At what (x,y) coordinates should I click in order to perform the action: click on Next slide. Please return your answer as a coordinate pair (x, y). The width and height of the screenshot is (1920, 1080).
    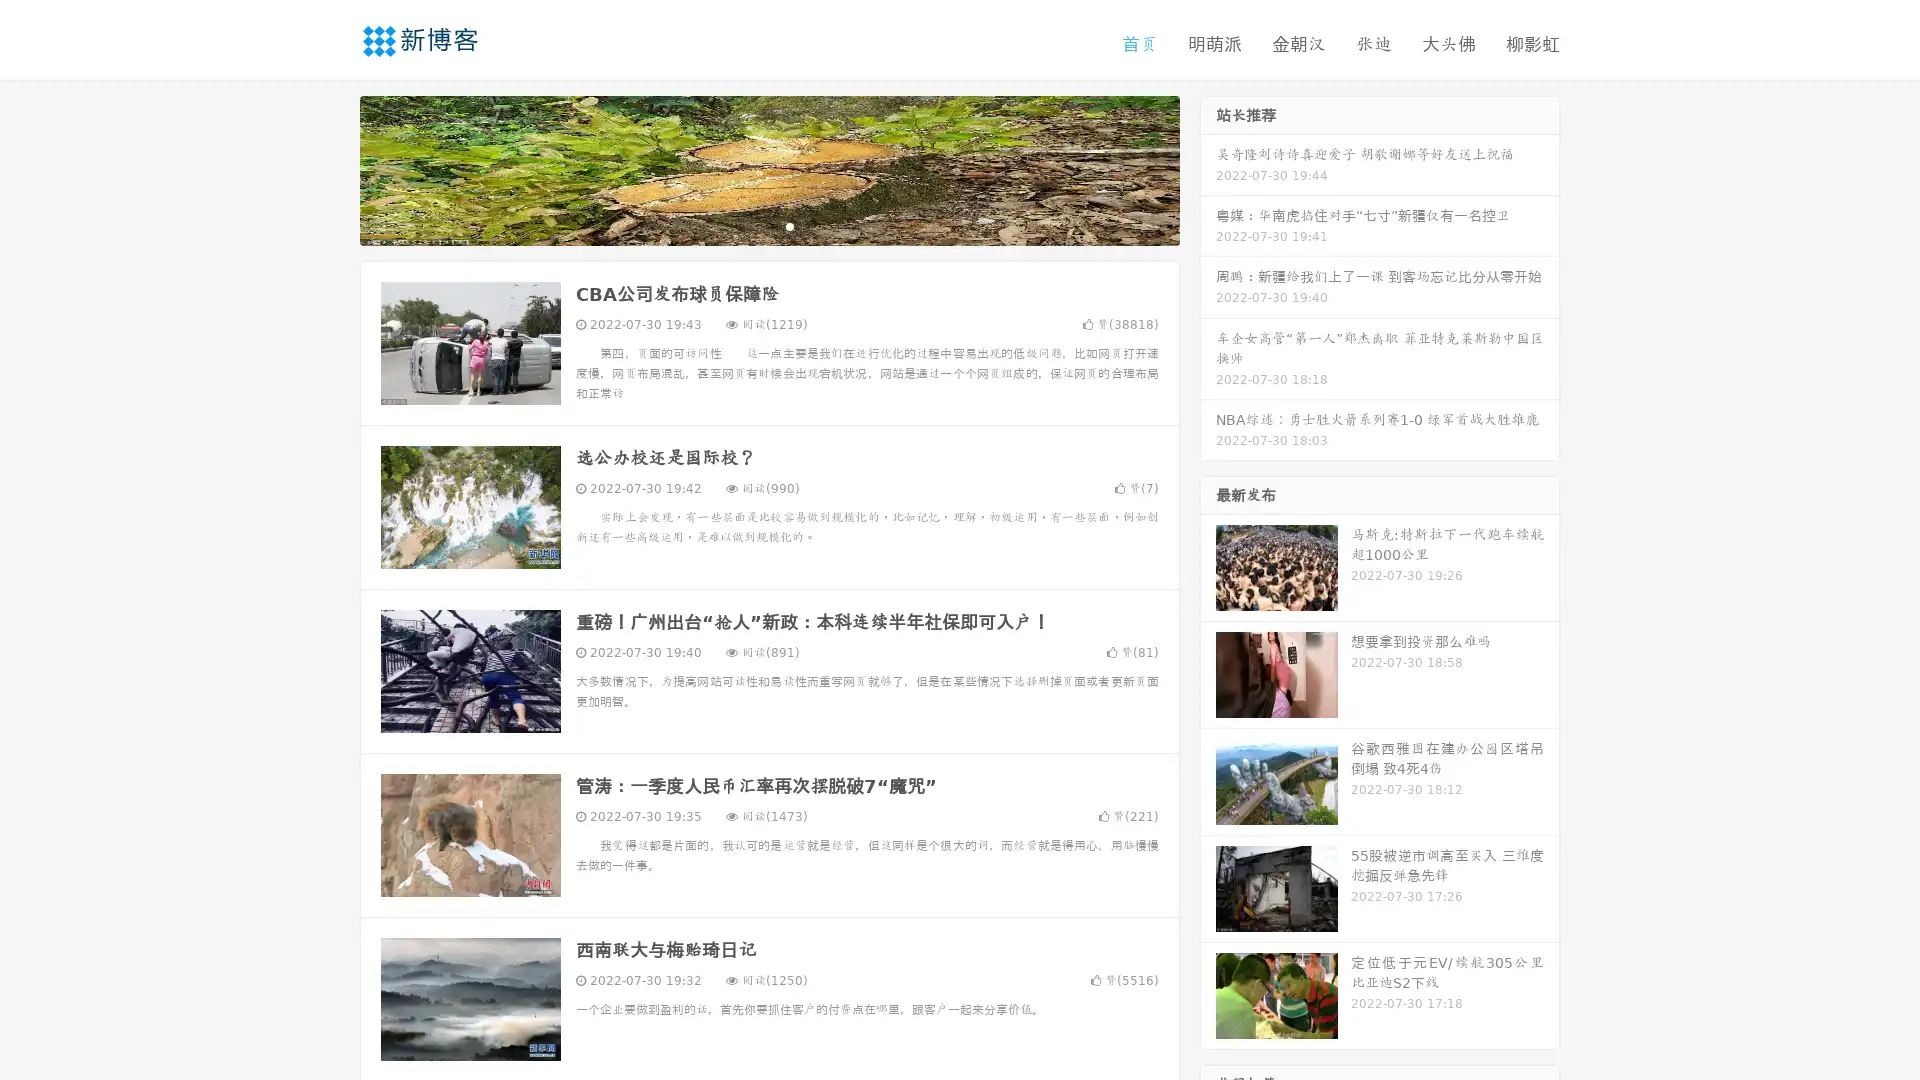
    Looking at the image, I should click on (1208, 168).